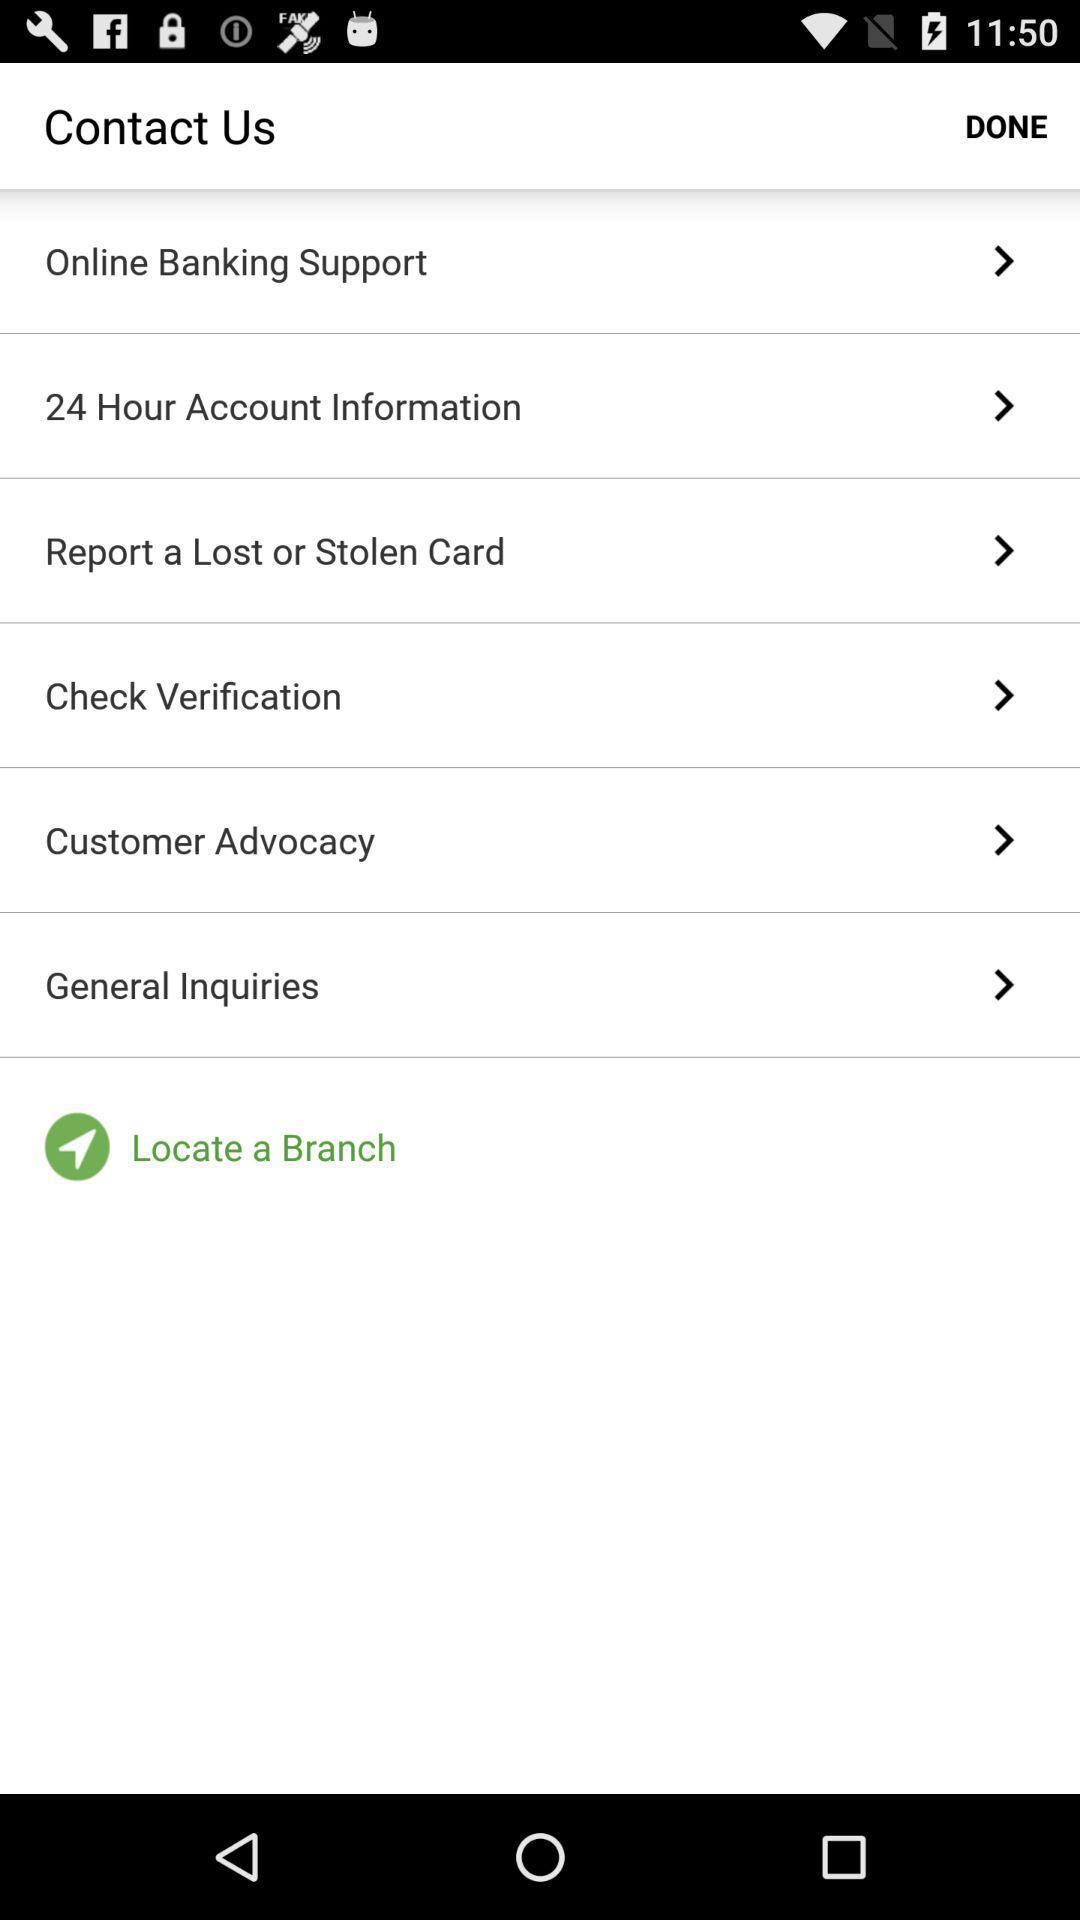  Describe the element at coordinates (1003, 550) in the screenshot. I see `the item to the right of the report a lost icon` at that location.